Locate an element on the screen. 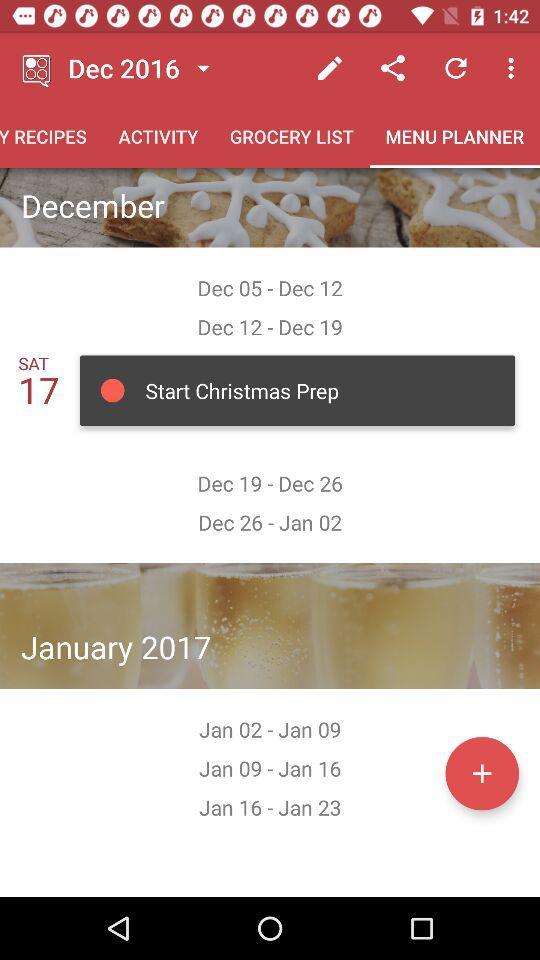  menu is located at coordinates (481, 772).